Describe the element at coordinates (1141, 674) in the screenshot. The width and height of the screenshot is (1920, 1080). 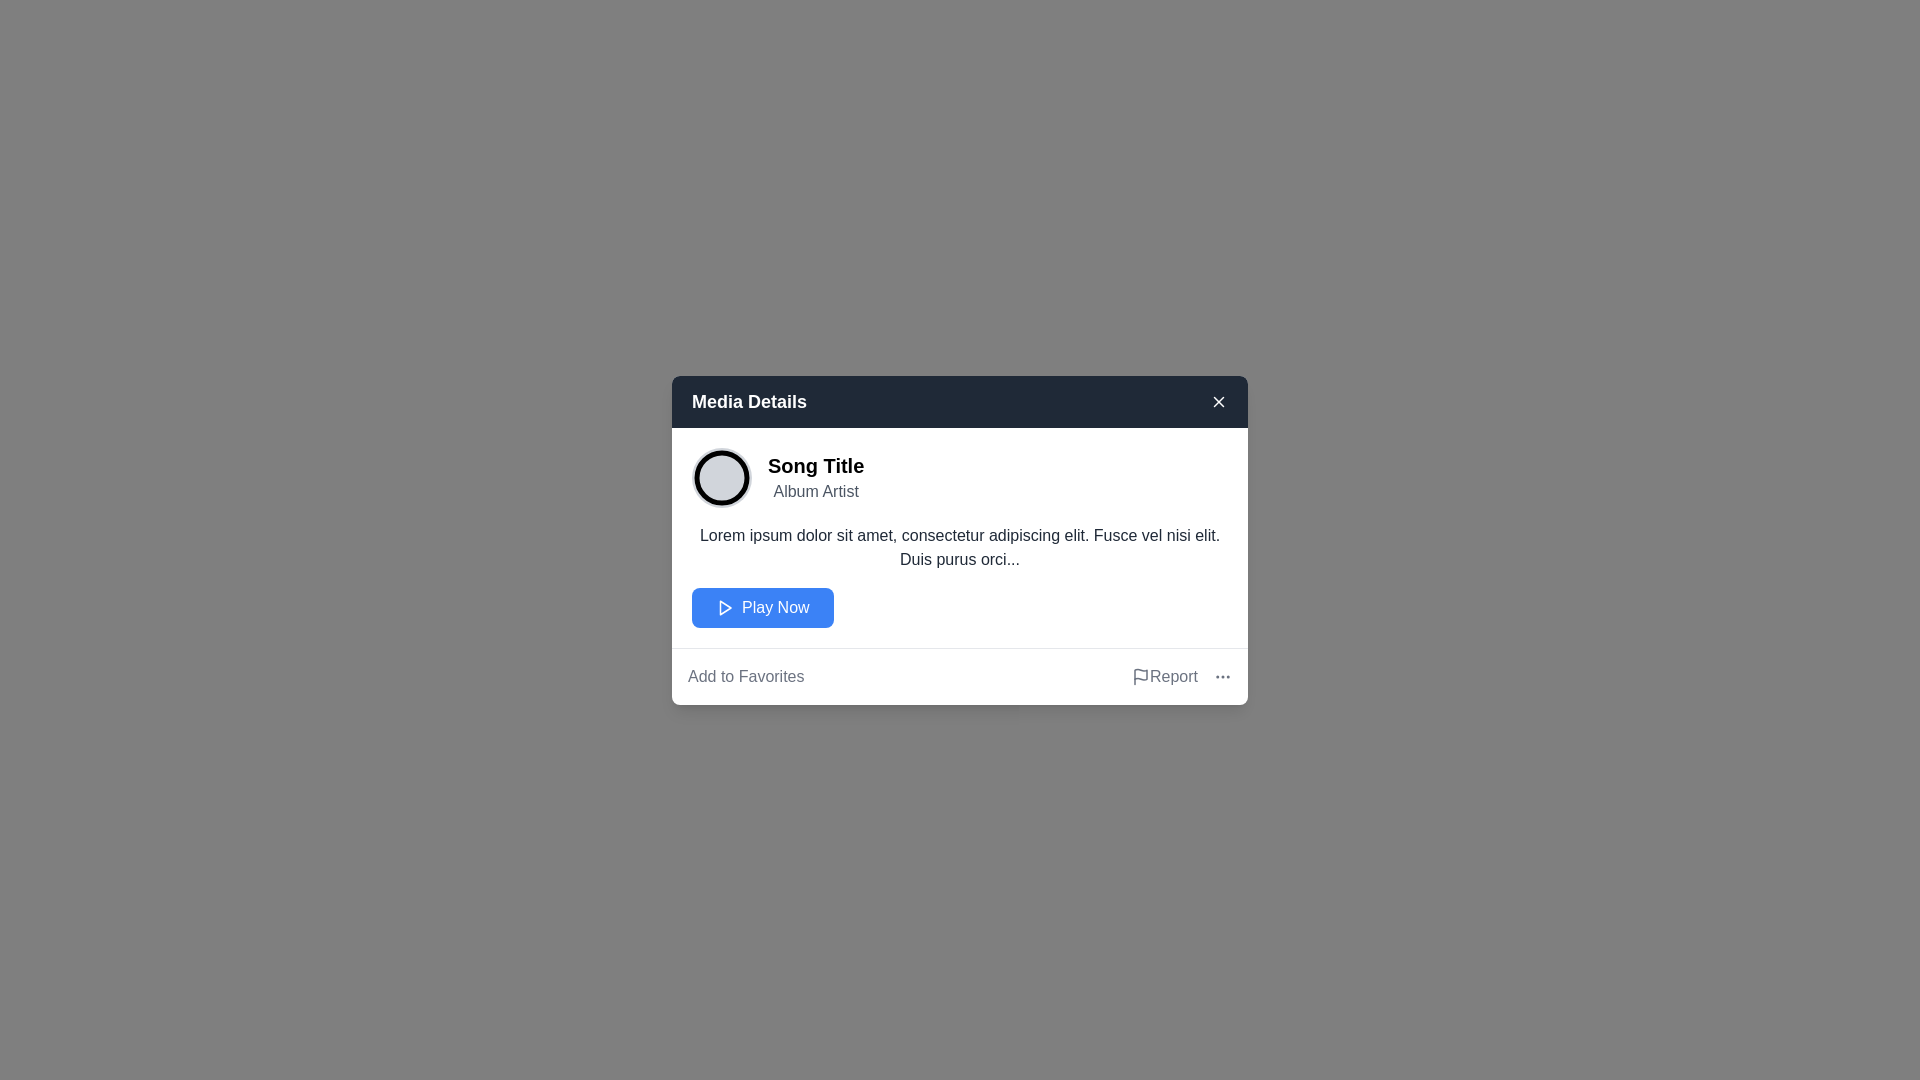
I see `the flag-shaped icon located at the bottom-right corner of the card above a vertical line` at that location.